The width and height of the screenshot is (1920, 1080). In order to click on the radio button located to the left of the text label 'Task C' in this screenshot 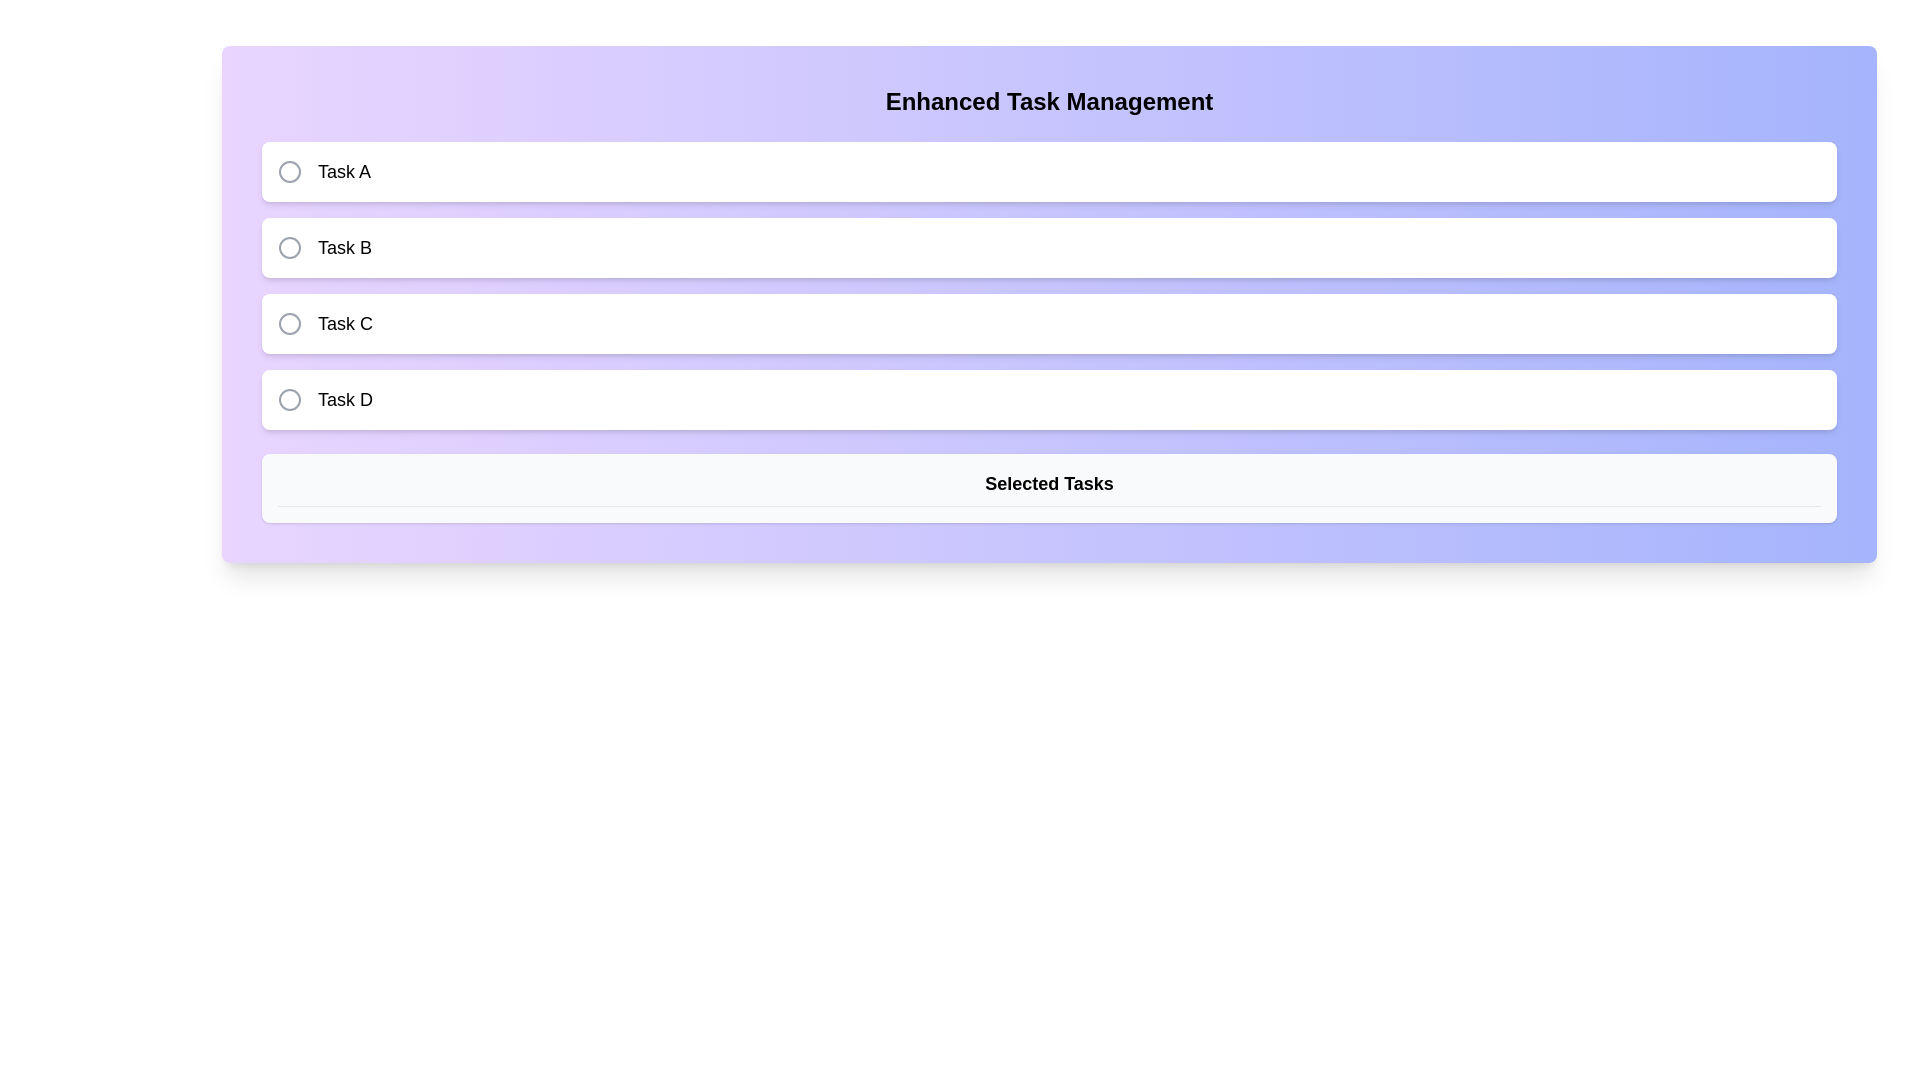, I will do `click(288, 323)`.